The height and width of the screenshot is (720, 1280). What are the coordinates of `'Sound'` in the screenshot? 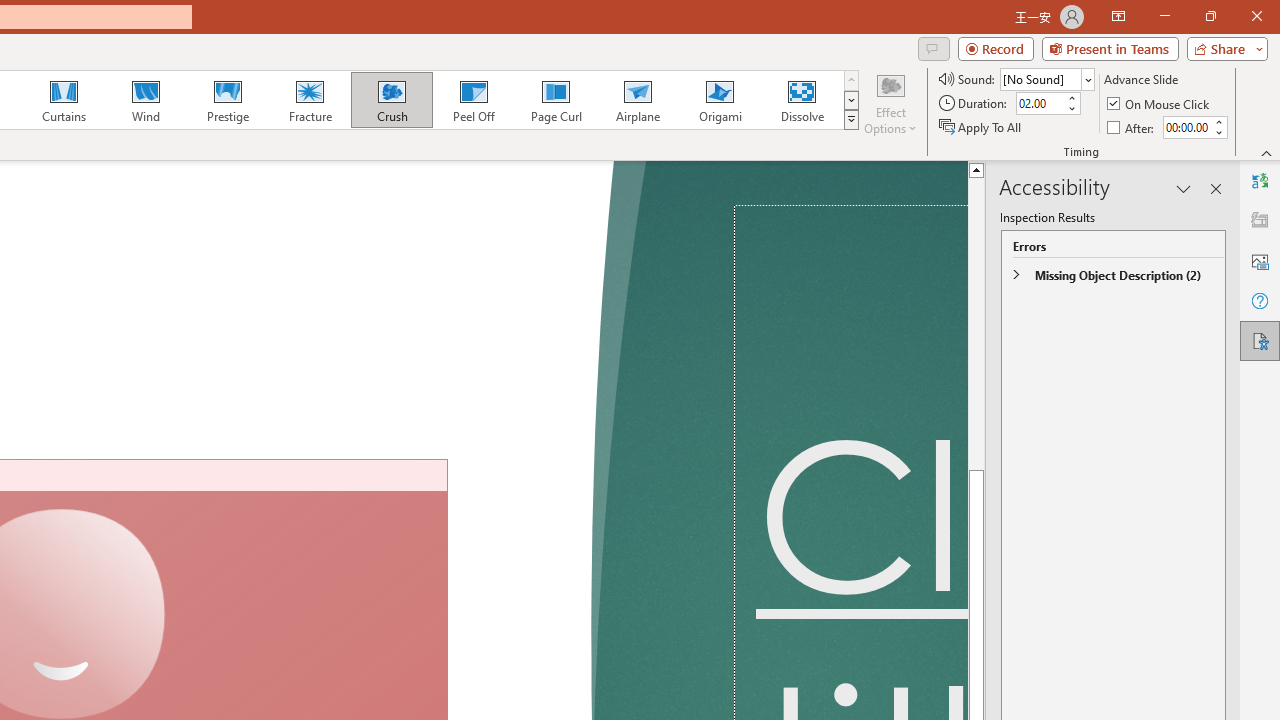 It's located at (1046, 78).